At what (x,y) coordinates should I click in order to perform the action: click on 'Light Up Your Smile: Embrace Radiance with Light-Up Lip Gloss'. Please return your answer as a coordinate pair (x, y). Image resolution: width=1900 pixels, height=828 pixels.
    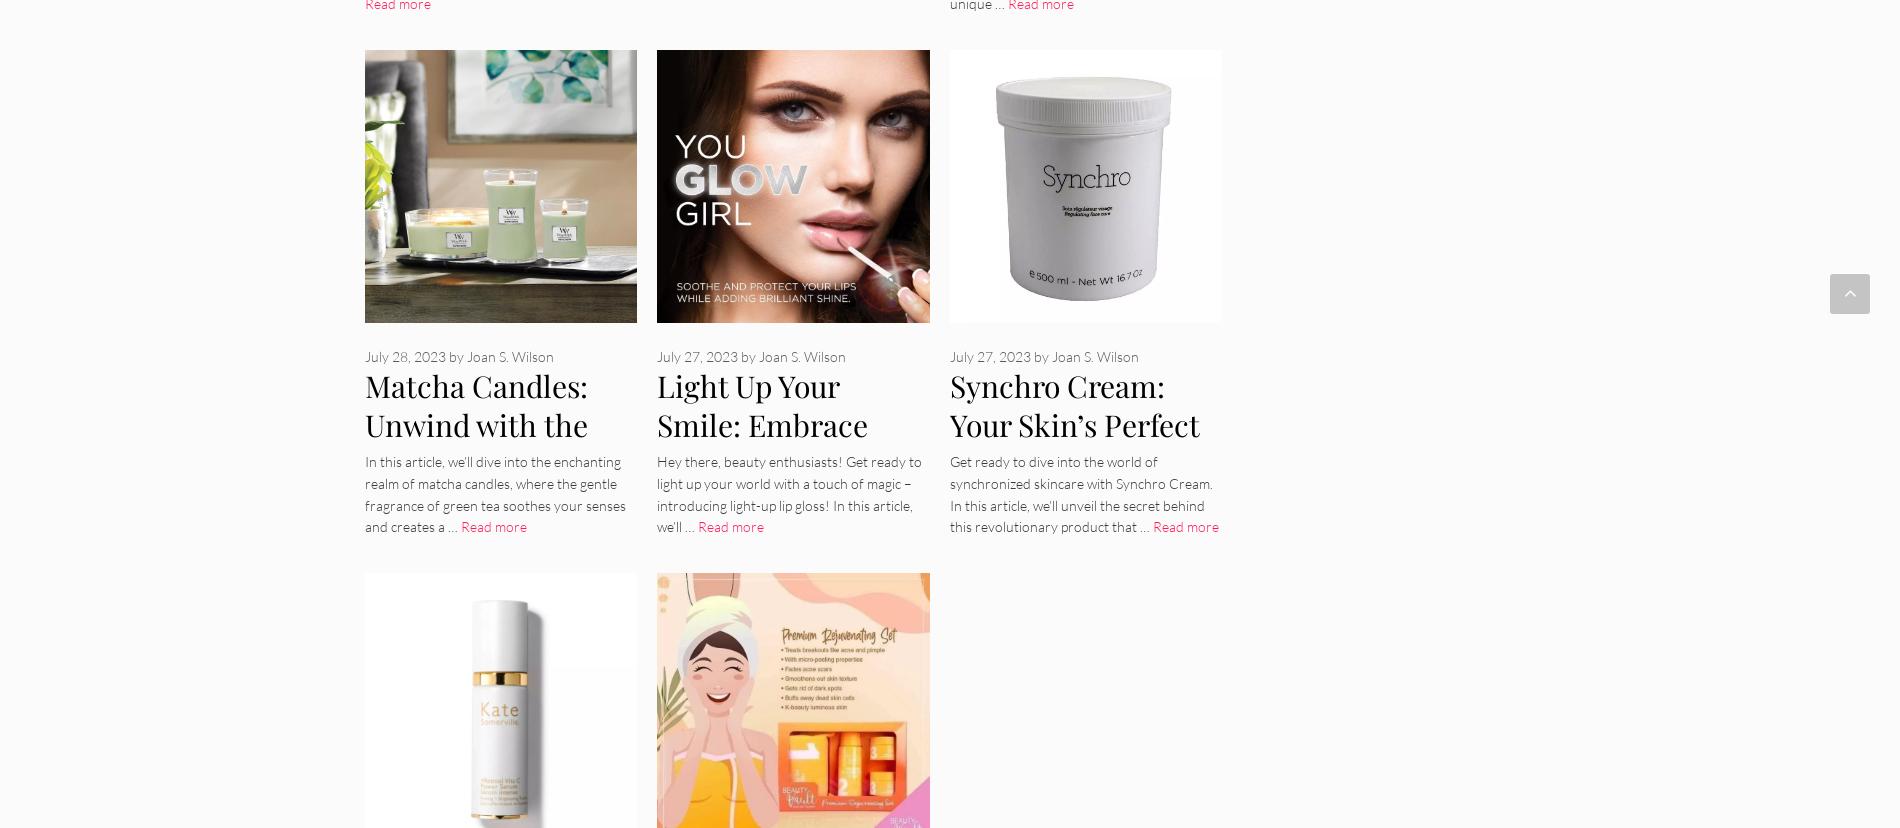
    Looking at the image, I should click on (782, 443).